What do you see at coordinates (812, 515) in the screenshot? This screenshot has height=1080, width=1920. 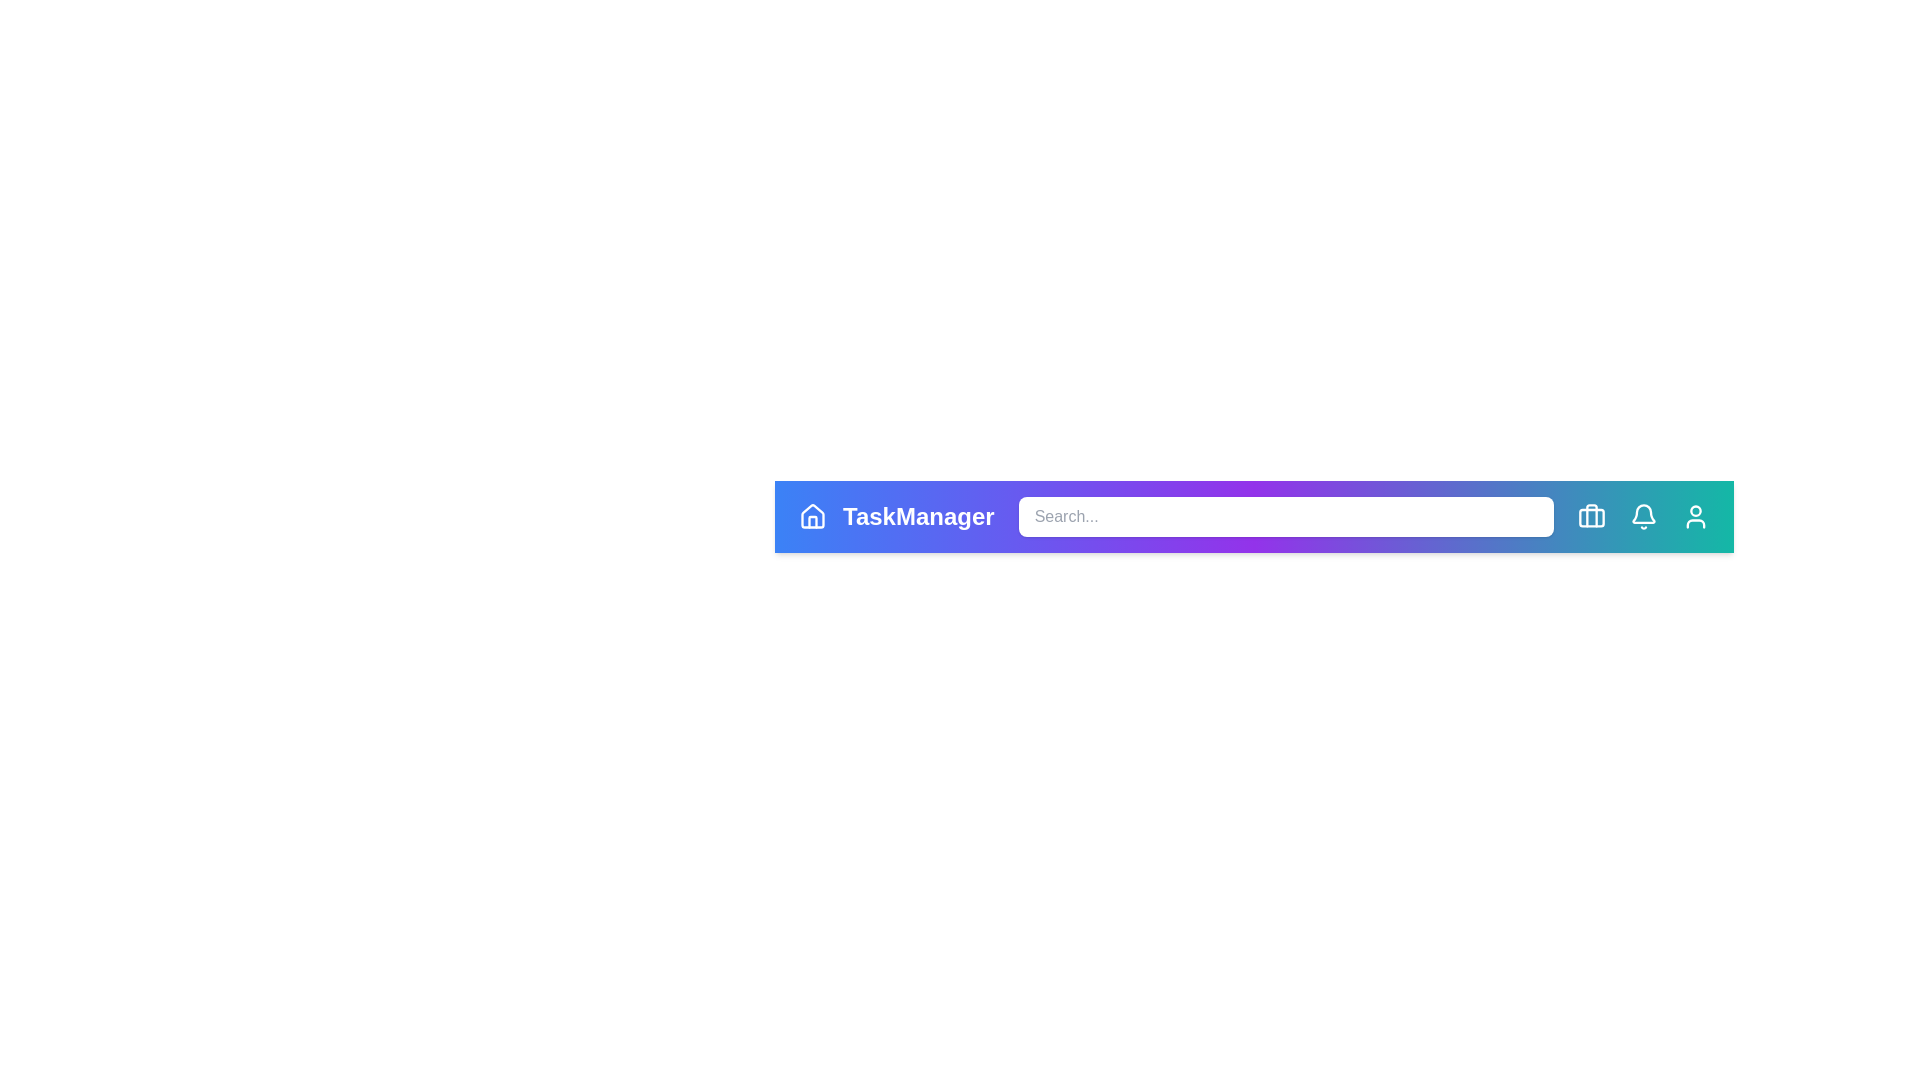 I see `the home icon to navigate to the home page` at bounding box center [812, 515].